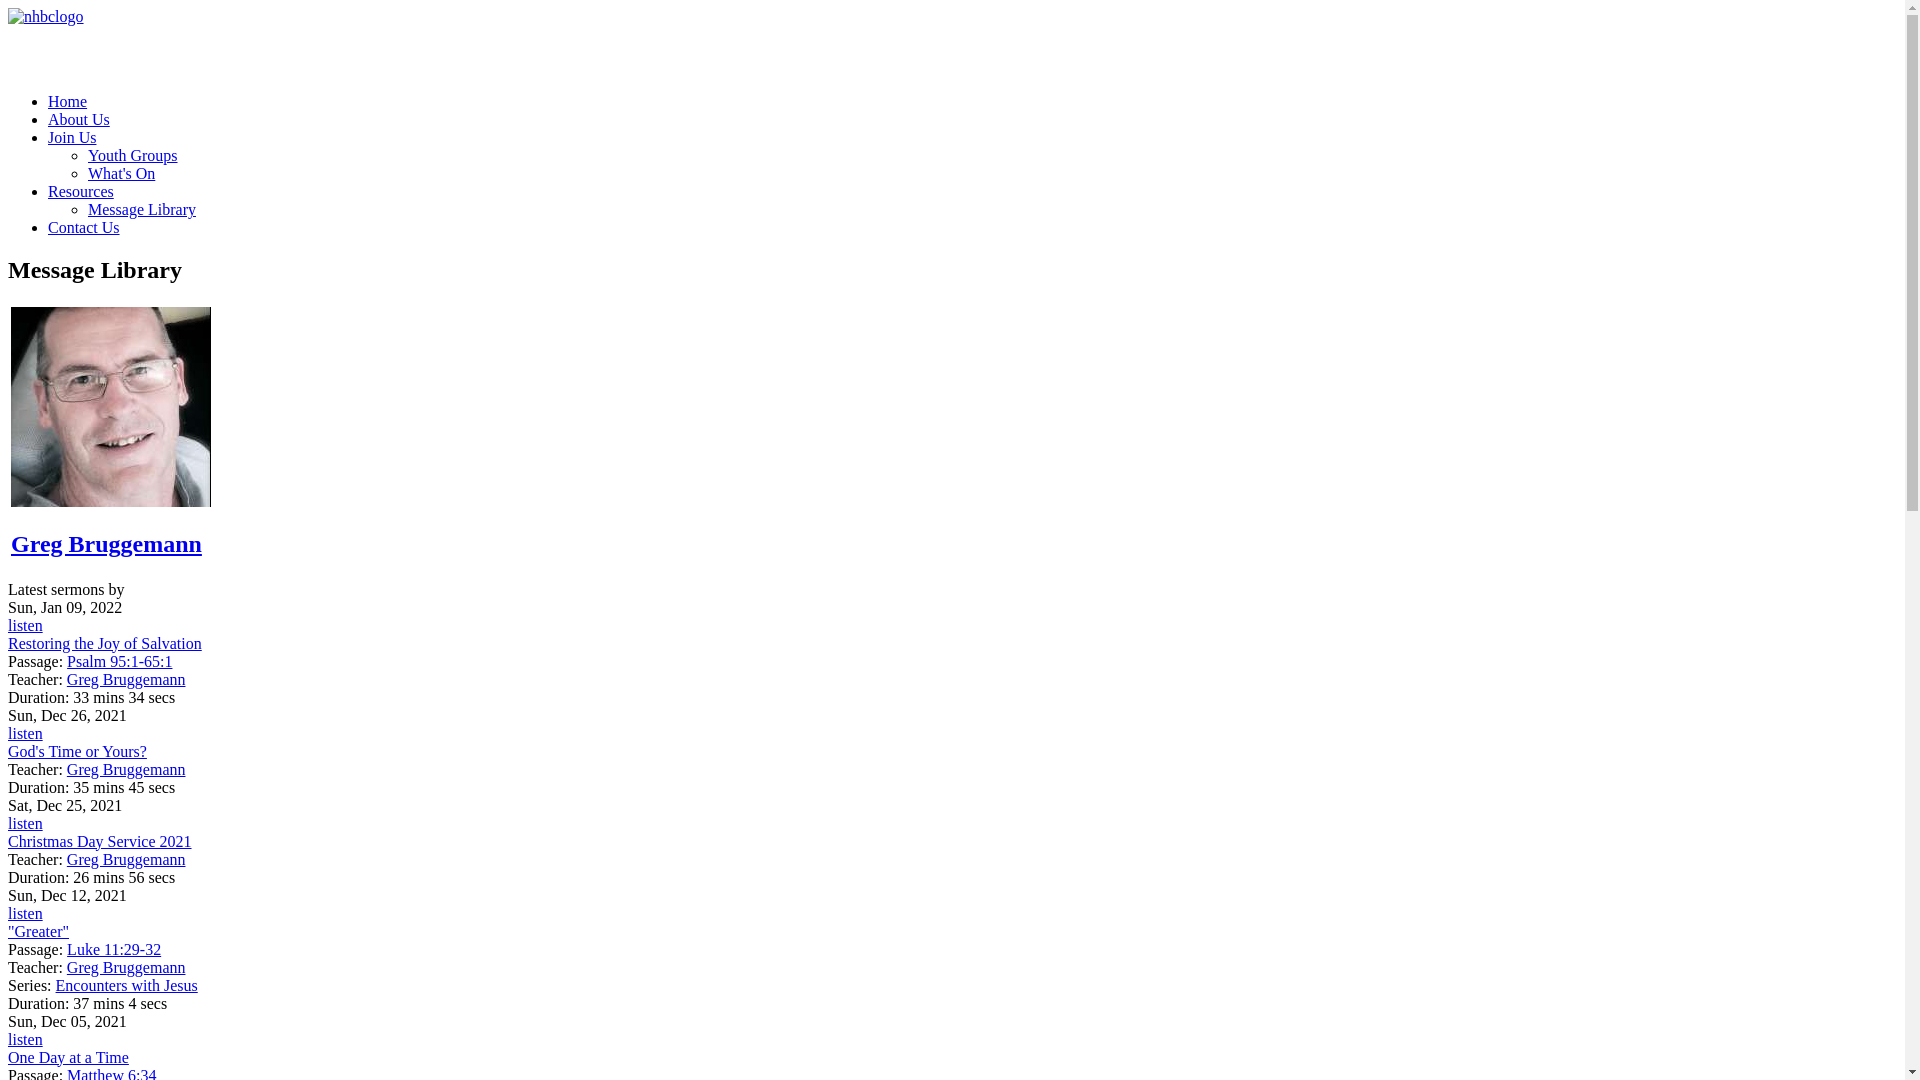 This screenshot has width=1920, height=1080. I want to click on 'Message Library', so click(141, 209).